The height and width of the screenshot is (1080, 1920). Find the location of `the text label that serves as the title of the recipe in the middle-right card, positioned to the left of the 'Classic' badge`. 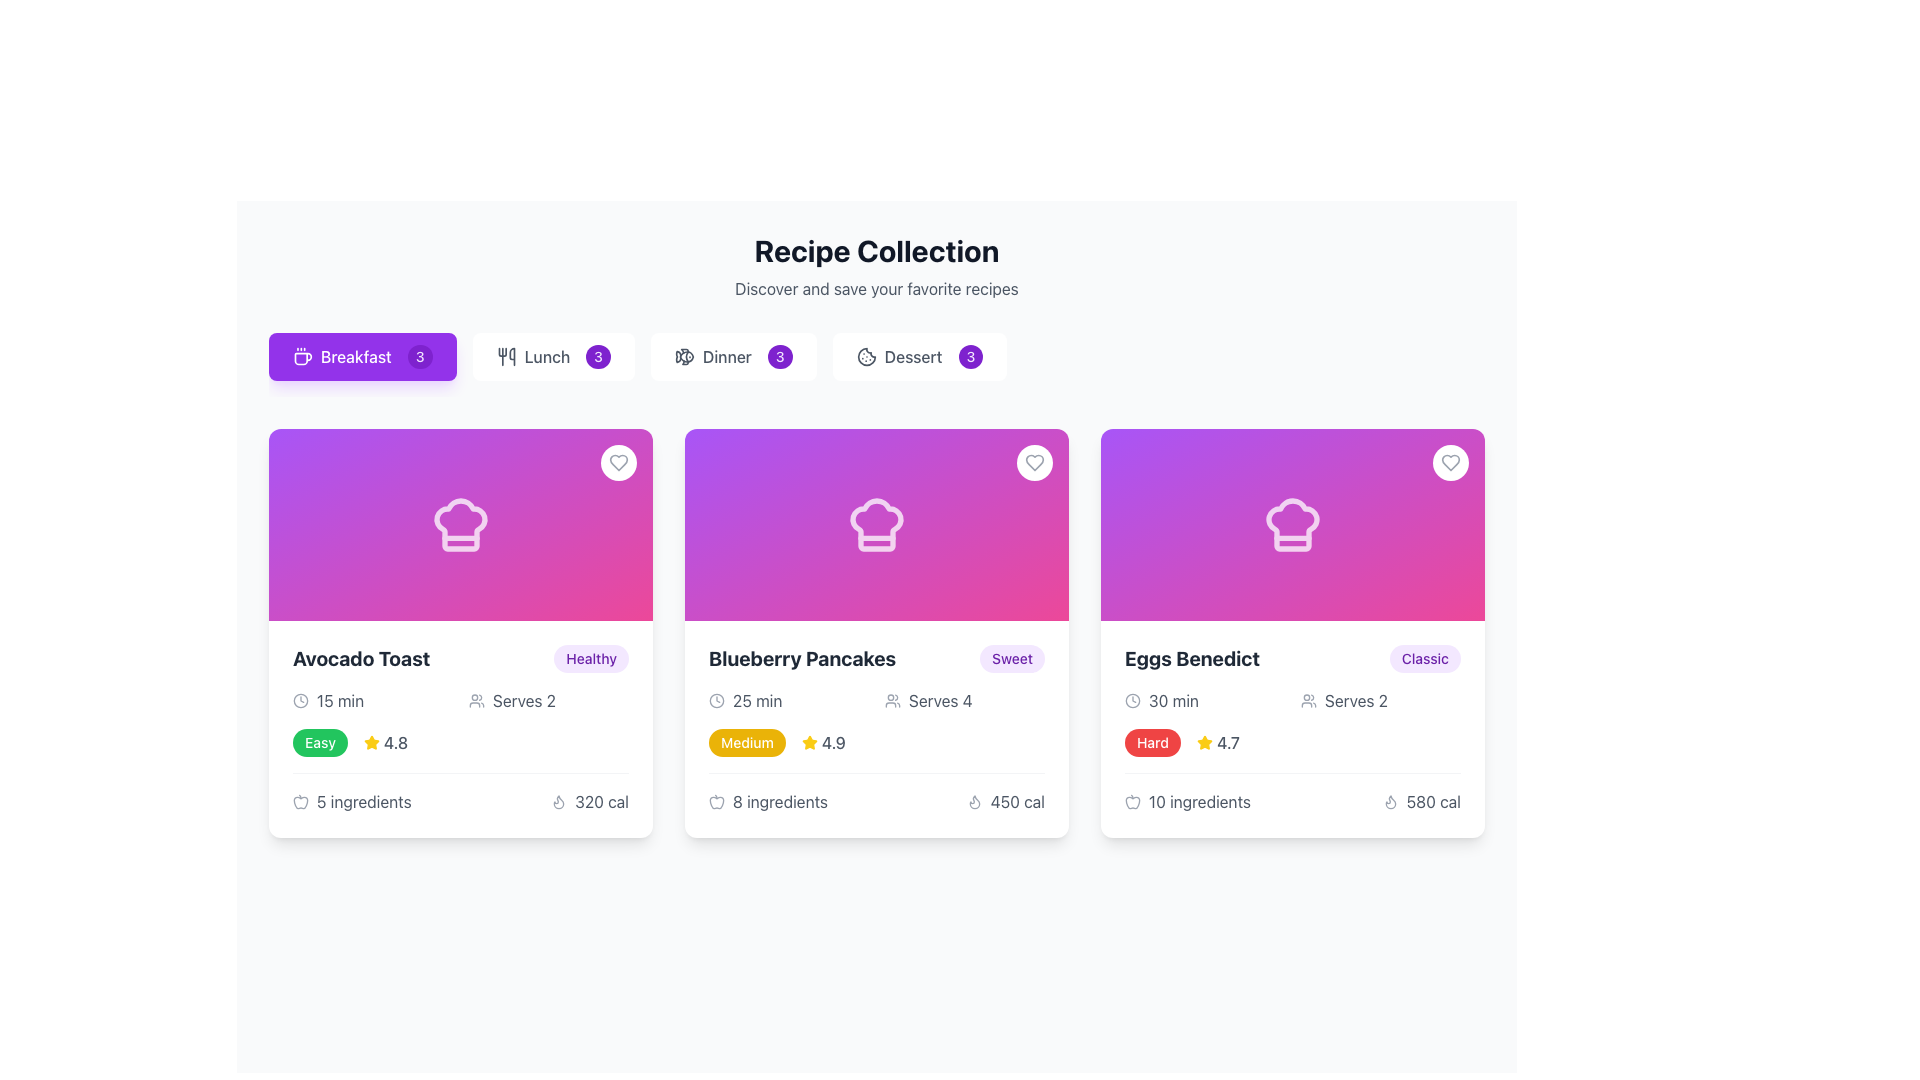

the text label that serves as the title of the recipe in the middle-right card, positioned to the left of the 'Classic' badge is located at coordinates (1192, 659).